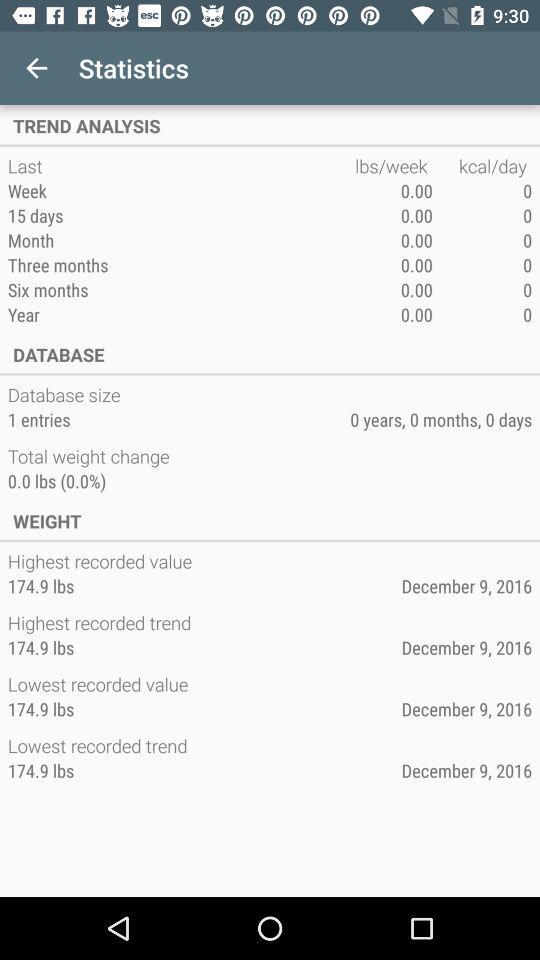  I want to click on icon next to the 0.00 item, so click(181, 314).